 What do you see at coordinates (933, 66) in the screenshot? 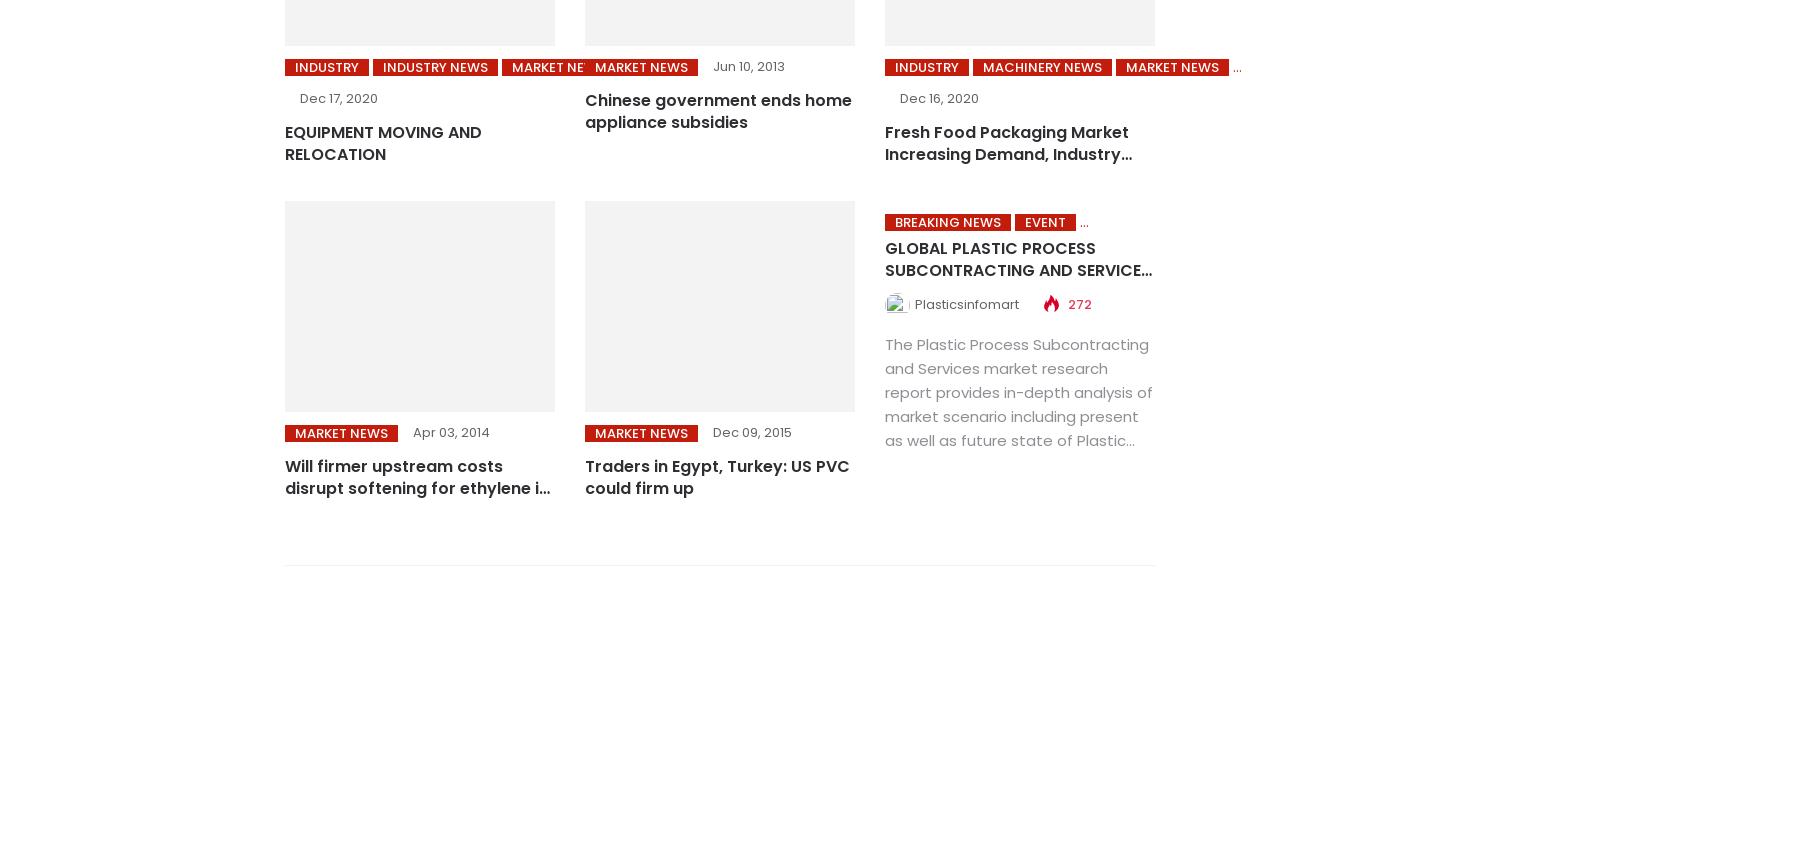
I see `'Plastic Packaging'` at bounding box center [933, 66].